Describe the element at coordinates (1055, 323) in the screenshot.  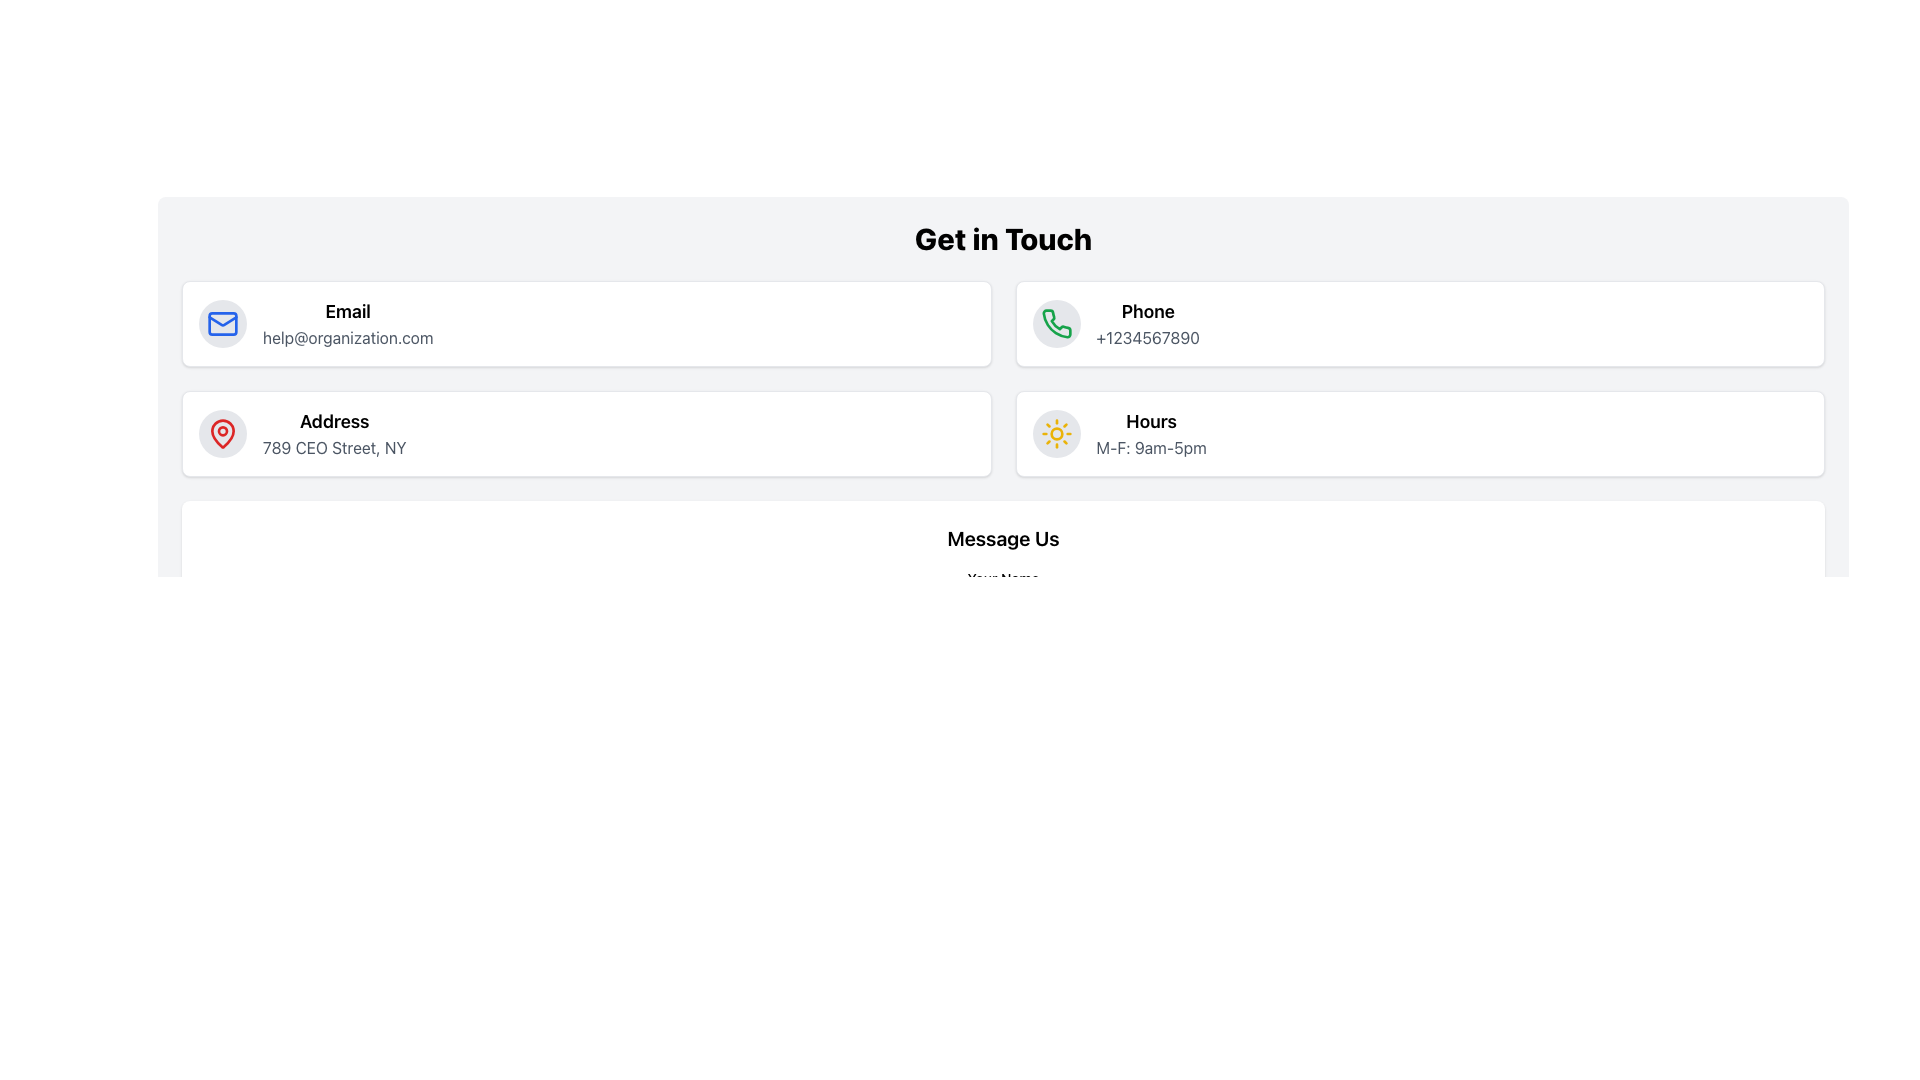
I see `the phone icon located in the top right section of the interface within the 'Phone' card to initiate a call or obtain more contact details` at that location.